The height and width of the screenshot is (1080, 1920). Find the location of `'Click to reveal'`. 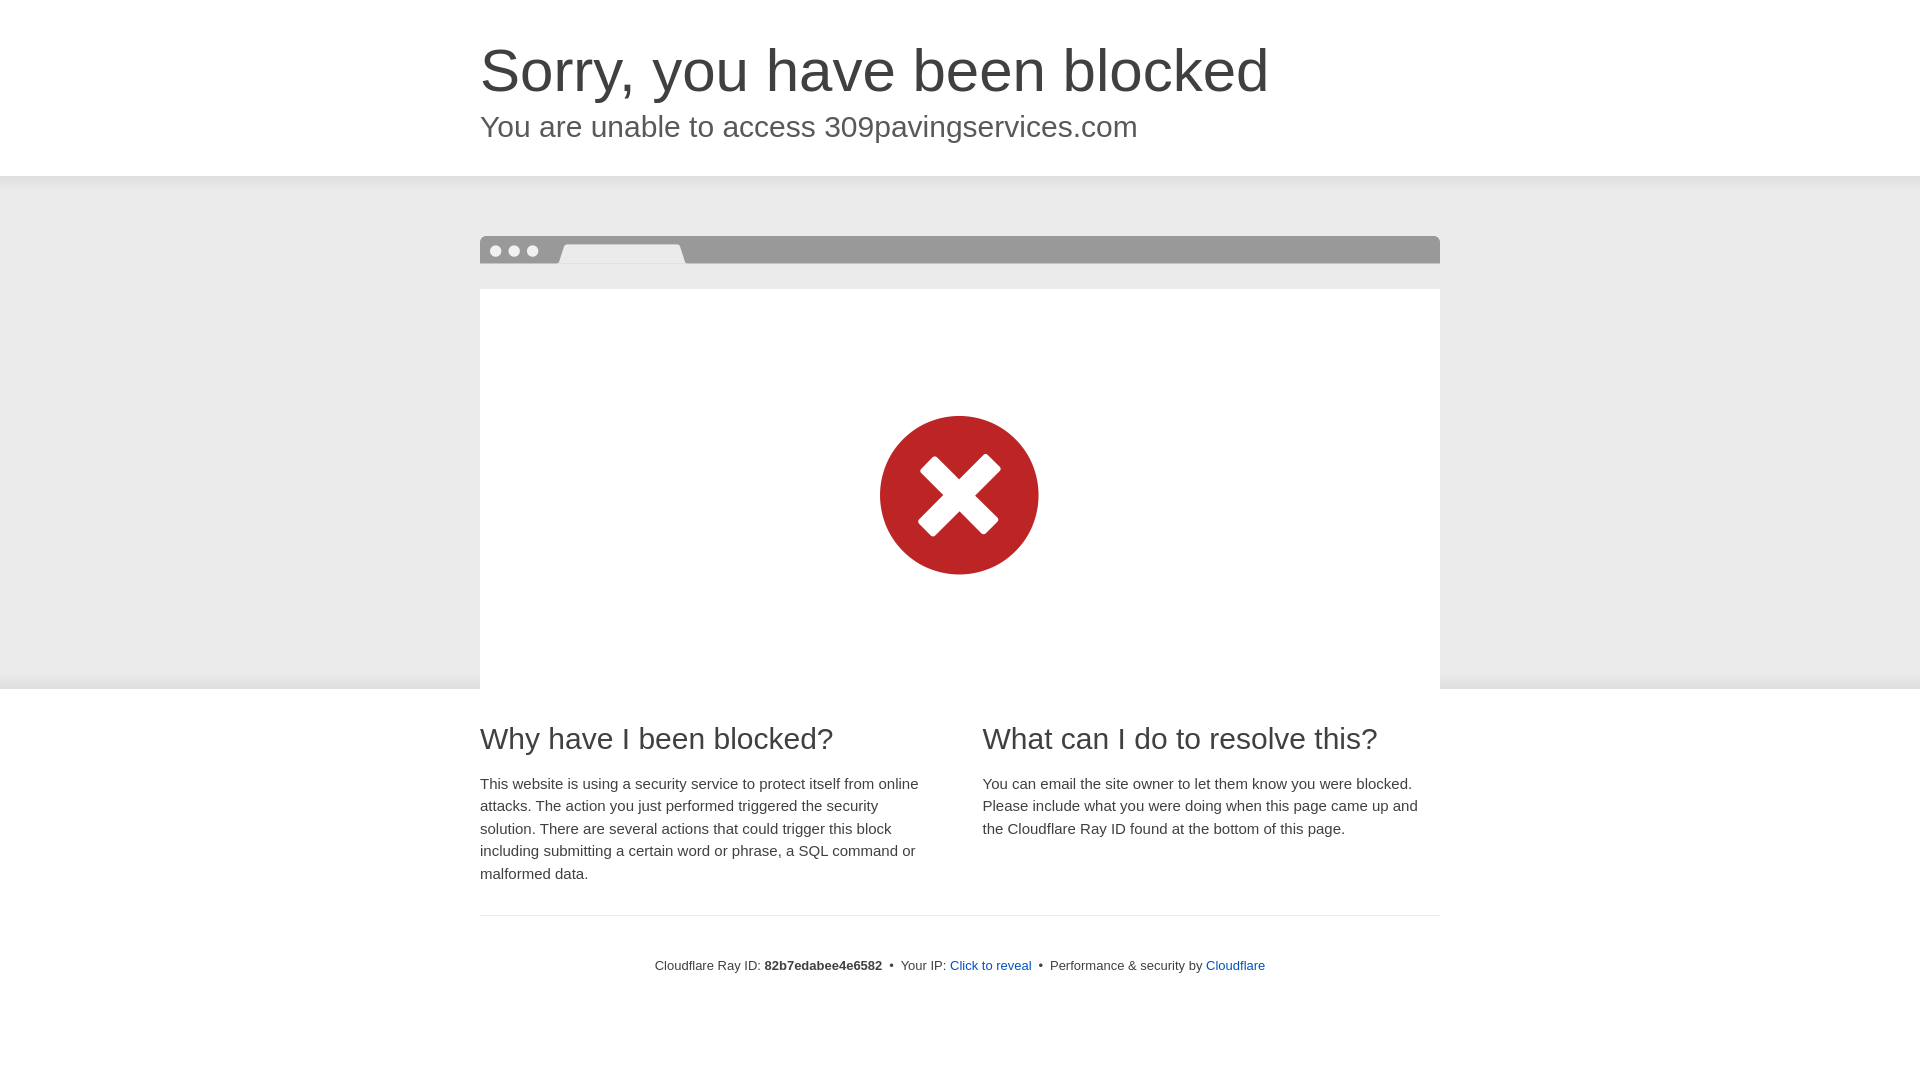

'Click to reveal' is located at coordinates (990, 964).